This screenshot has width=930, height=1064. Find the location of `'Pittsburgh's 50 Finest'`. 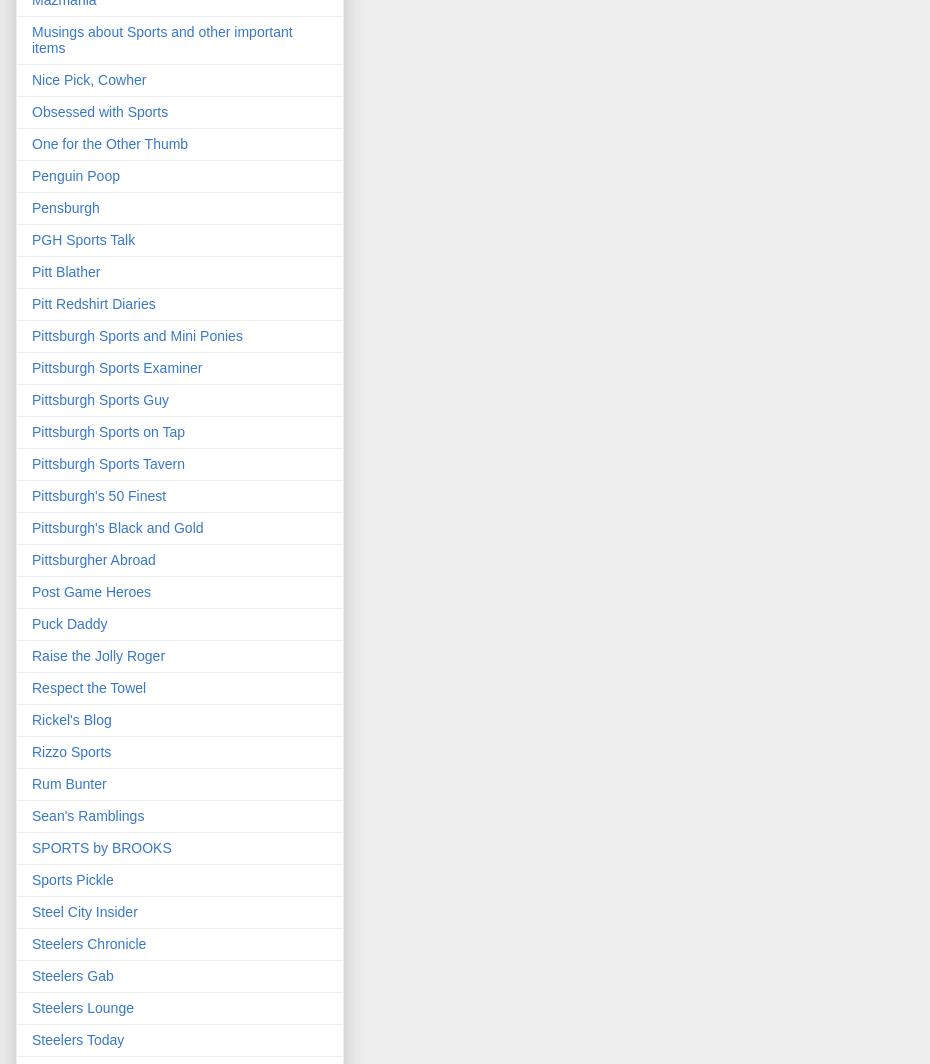

'Pittsburgh's 50 Finest' is located at coordinates (99, 496).